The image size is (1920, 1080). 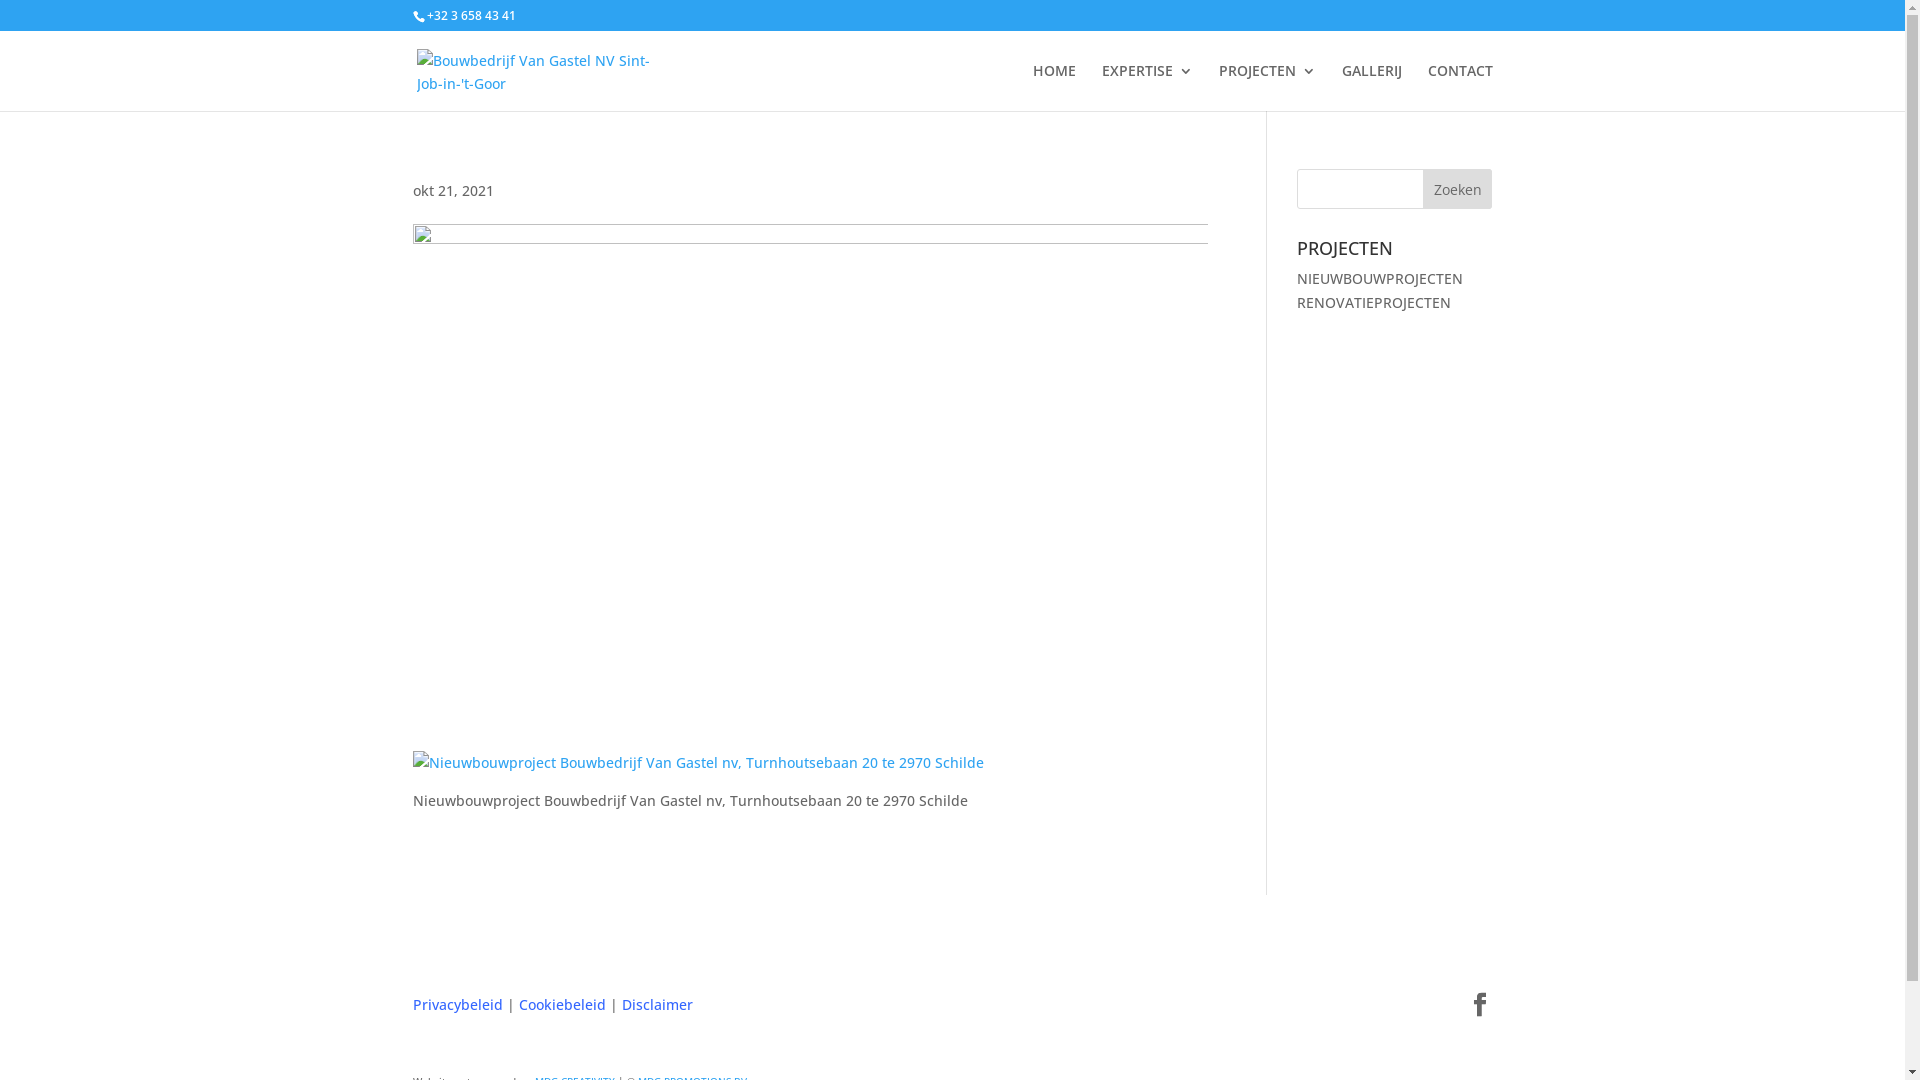 I want to click on 'NIEUWBOUWPROJECTEN', so click(x=1296, y=278).